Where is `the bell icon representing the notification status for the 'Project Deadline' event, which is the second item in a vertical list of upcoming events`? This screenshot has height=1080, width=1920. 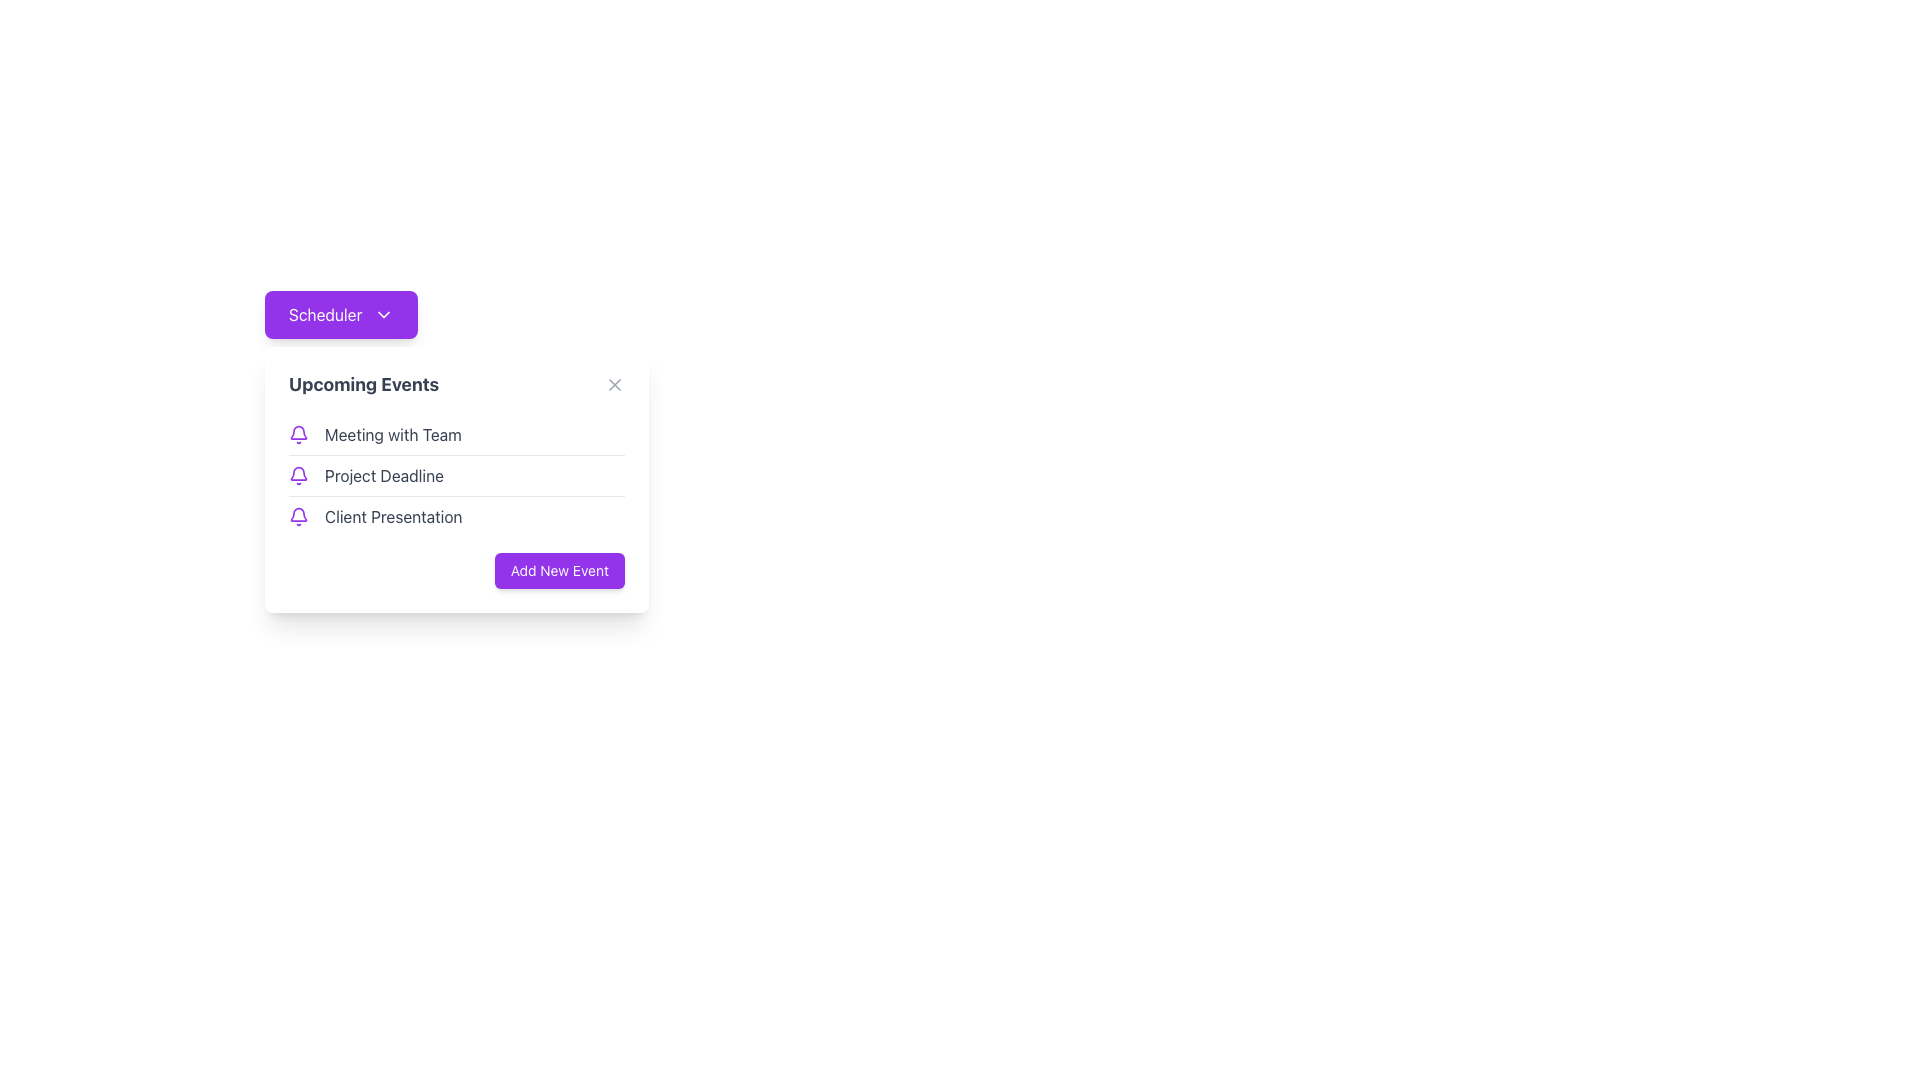 the bell icon representing the notification status for the 'Project Deadline' event, which is the second item in a vertical list of upcoming events is located at coordinates (297, 475).